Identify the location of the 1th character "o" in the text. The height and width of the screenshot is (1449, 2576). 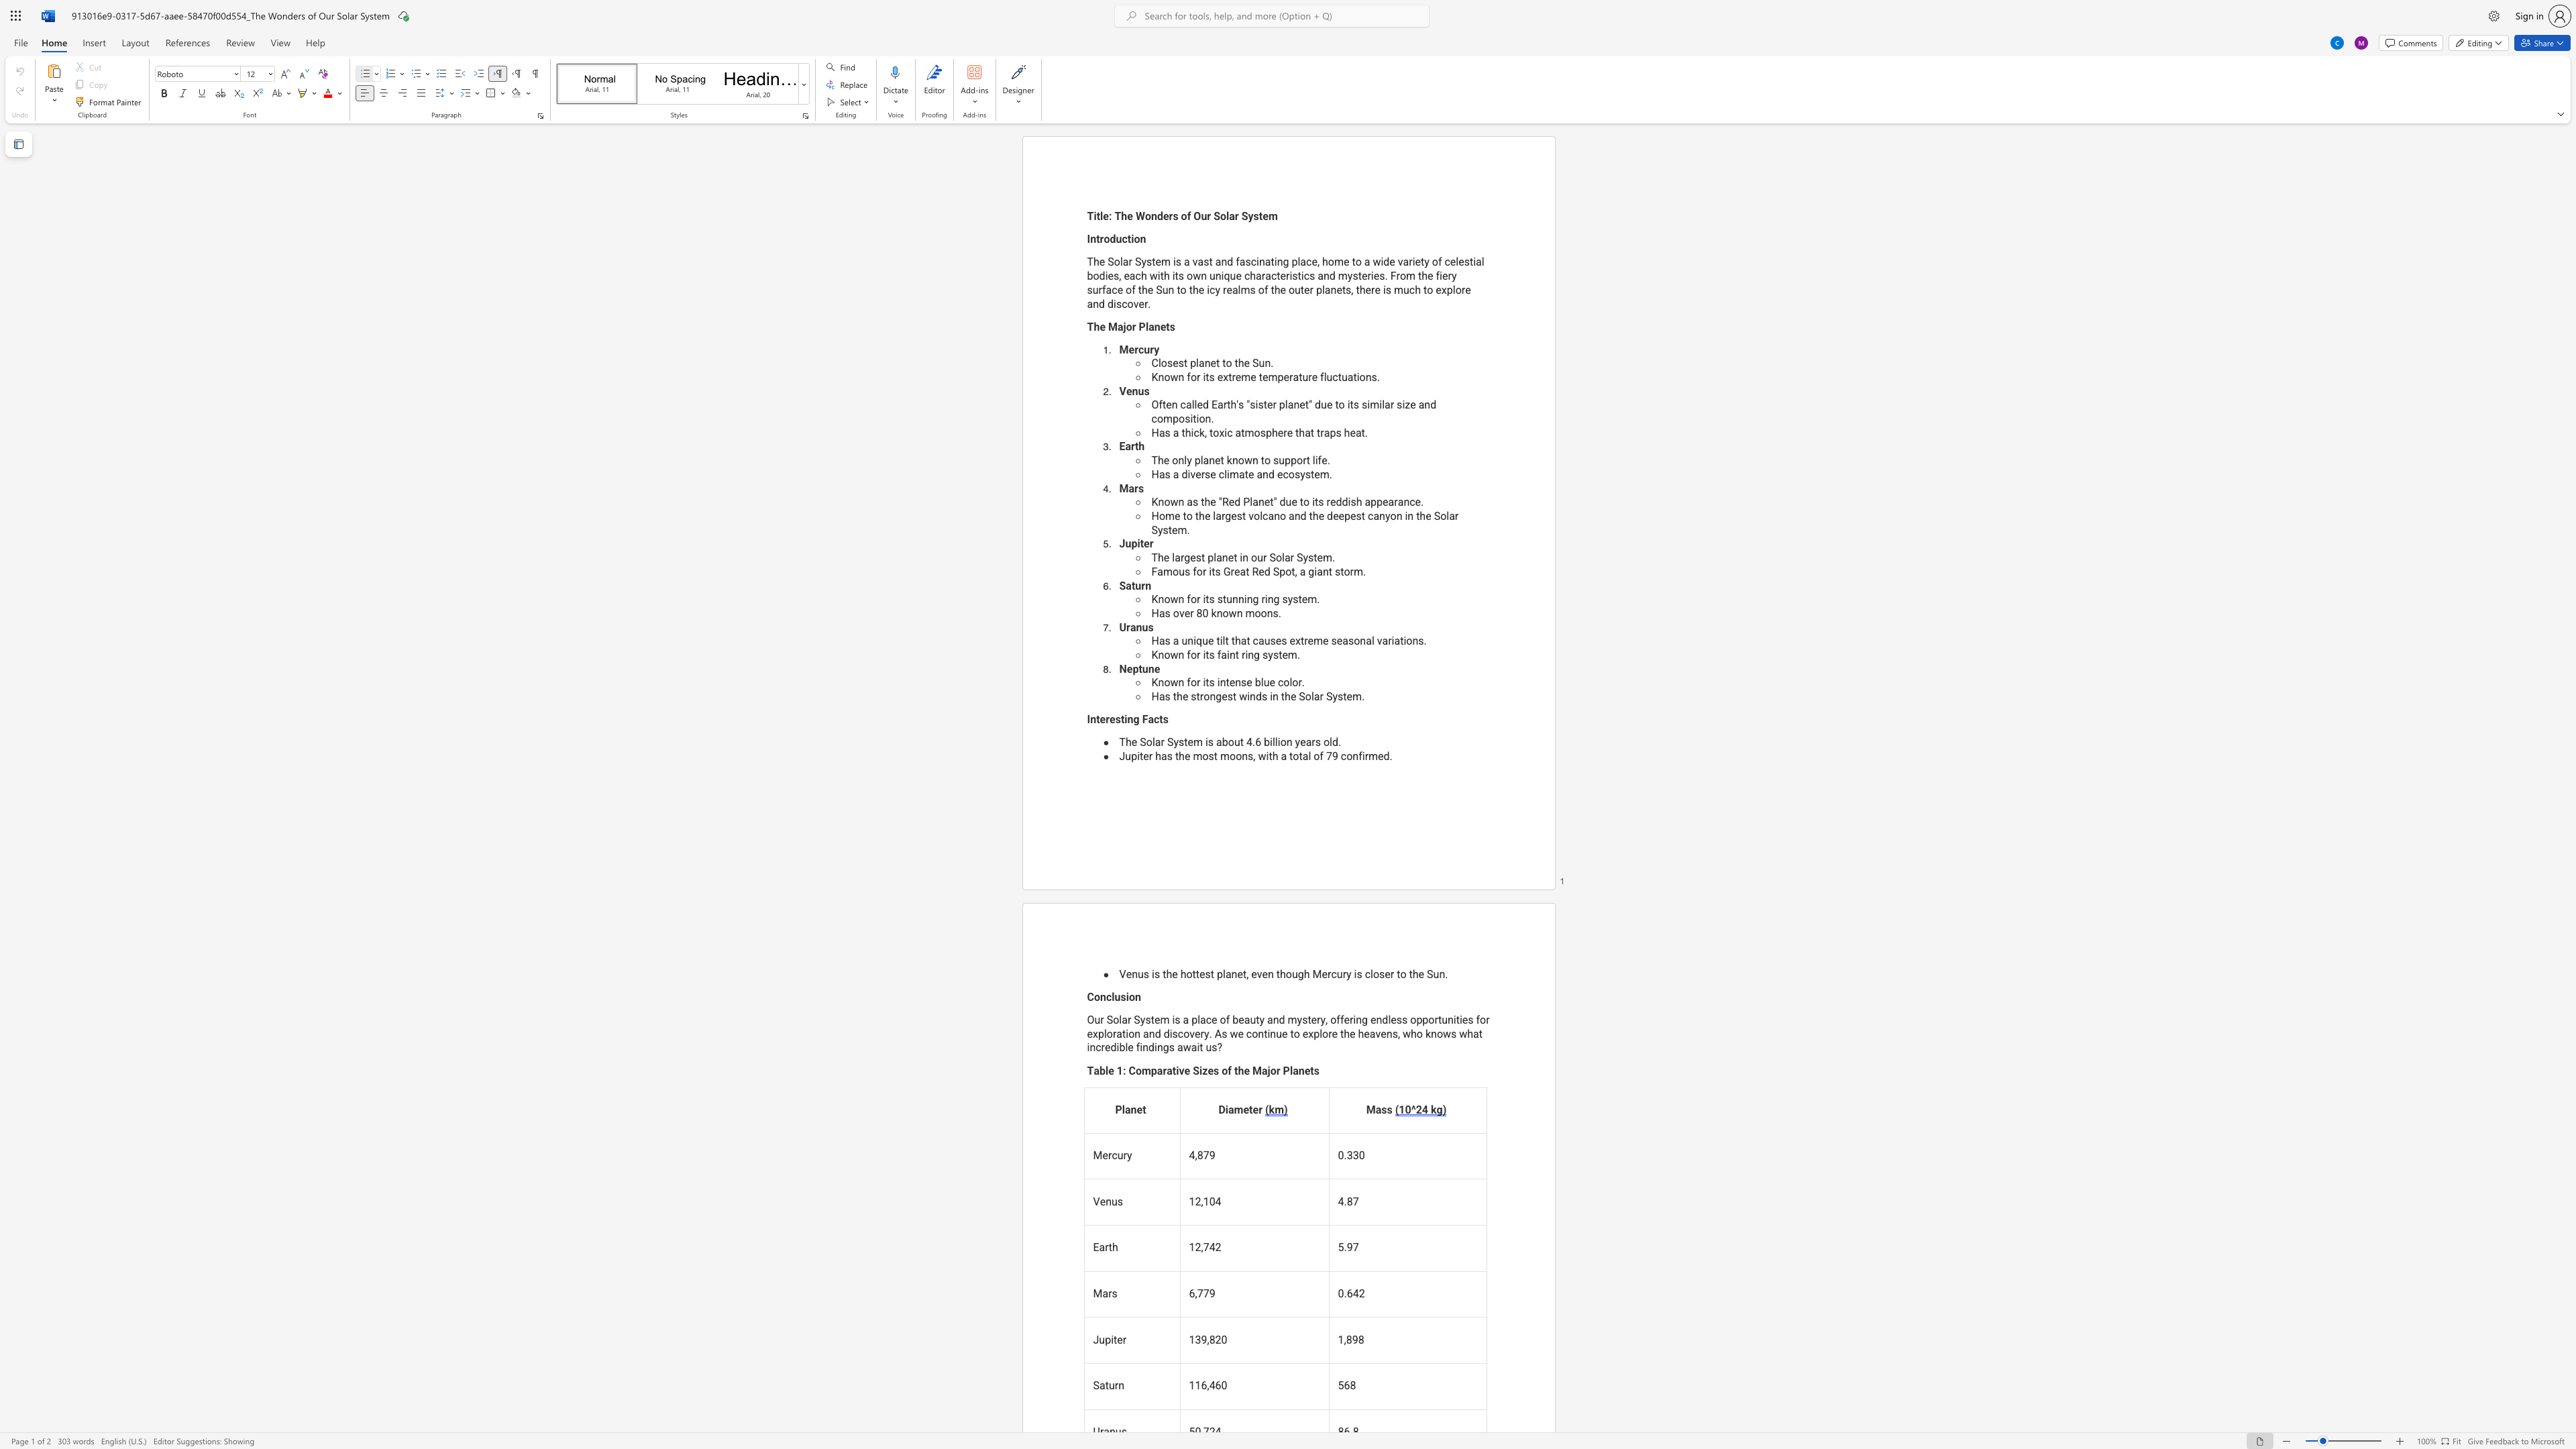
(1165, 682).